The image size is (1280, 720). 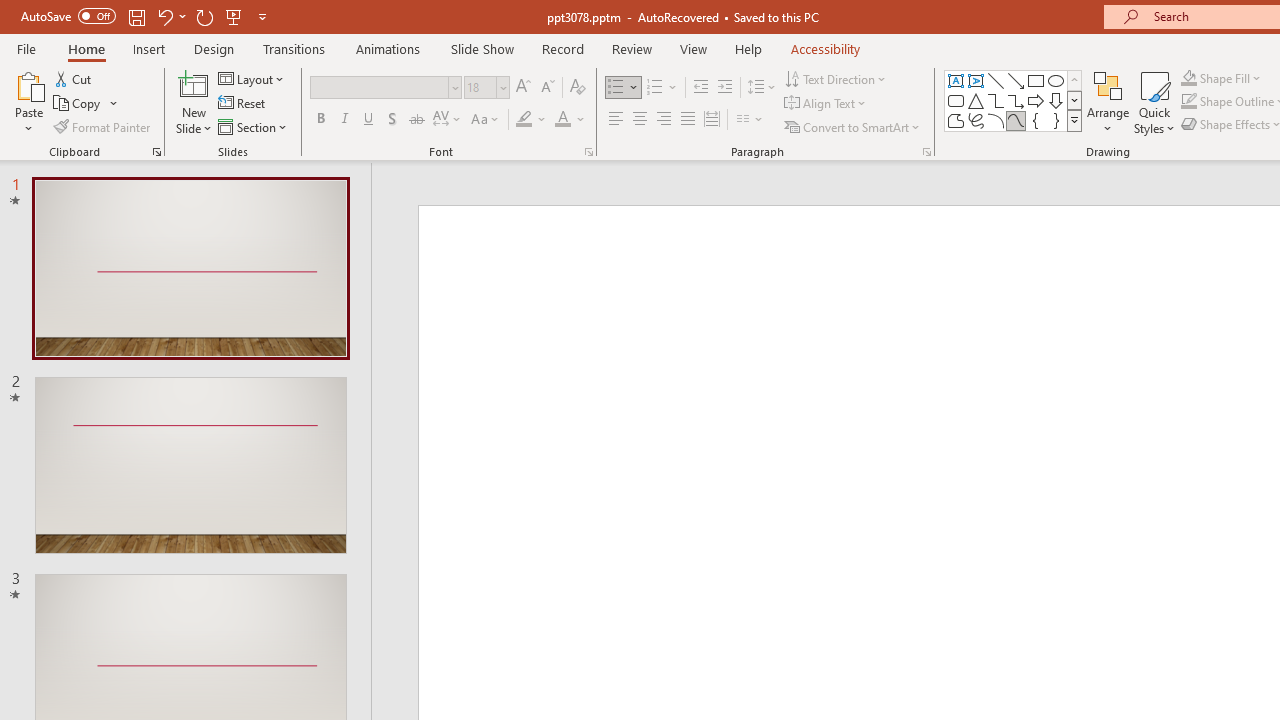 What do you see at coordinates (242, 103) in the screenshot?
I see `'Reset'` at bounding box center [242, 103].